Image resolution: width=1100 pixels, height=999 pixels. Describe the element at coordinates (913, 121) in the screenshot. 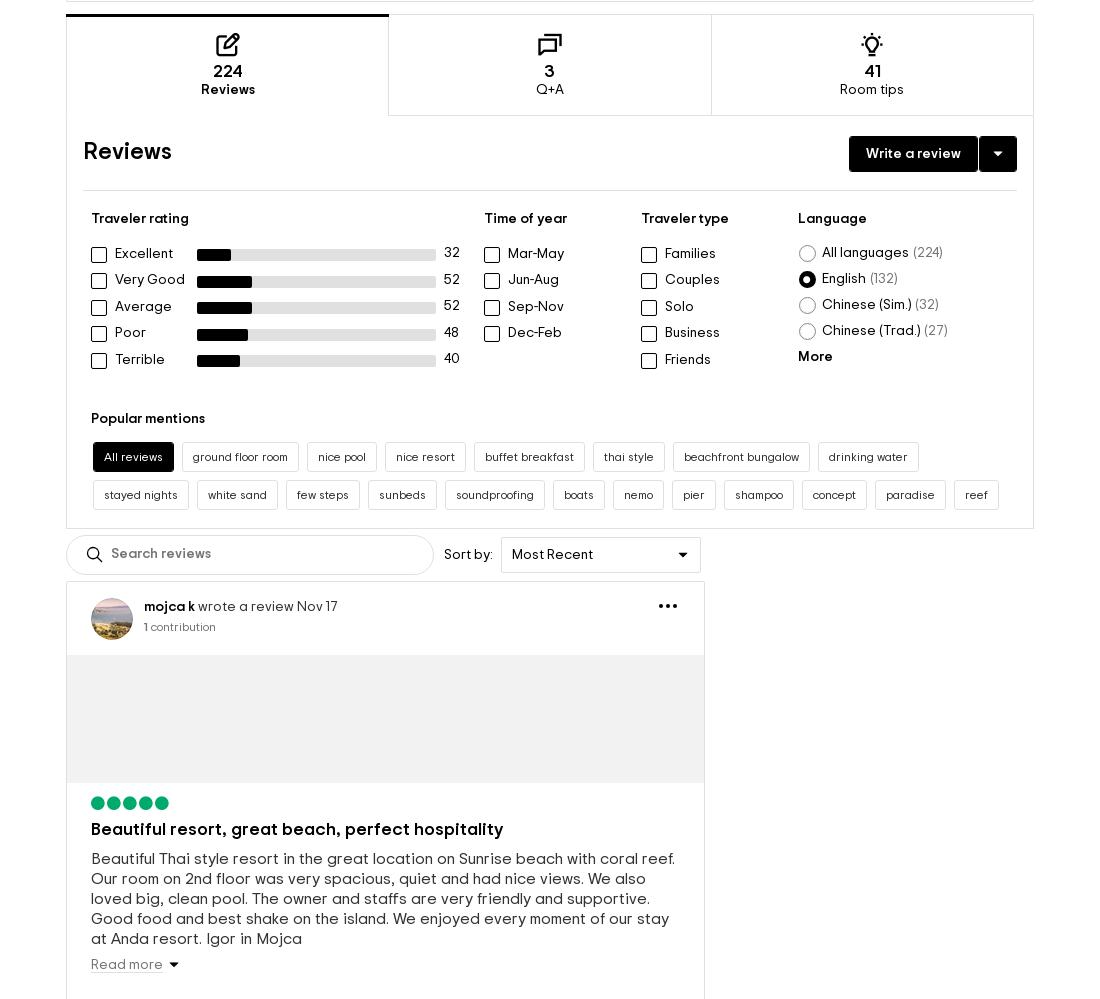

I see `'Write a review'` at that location.